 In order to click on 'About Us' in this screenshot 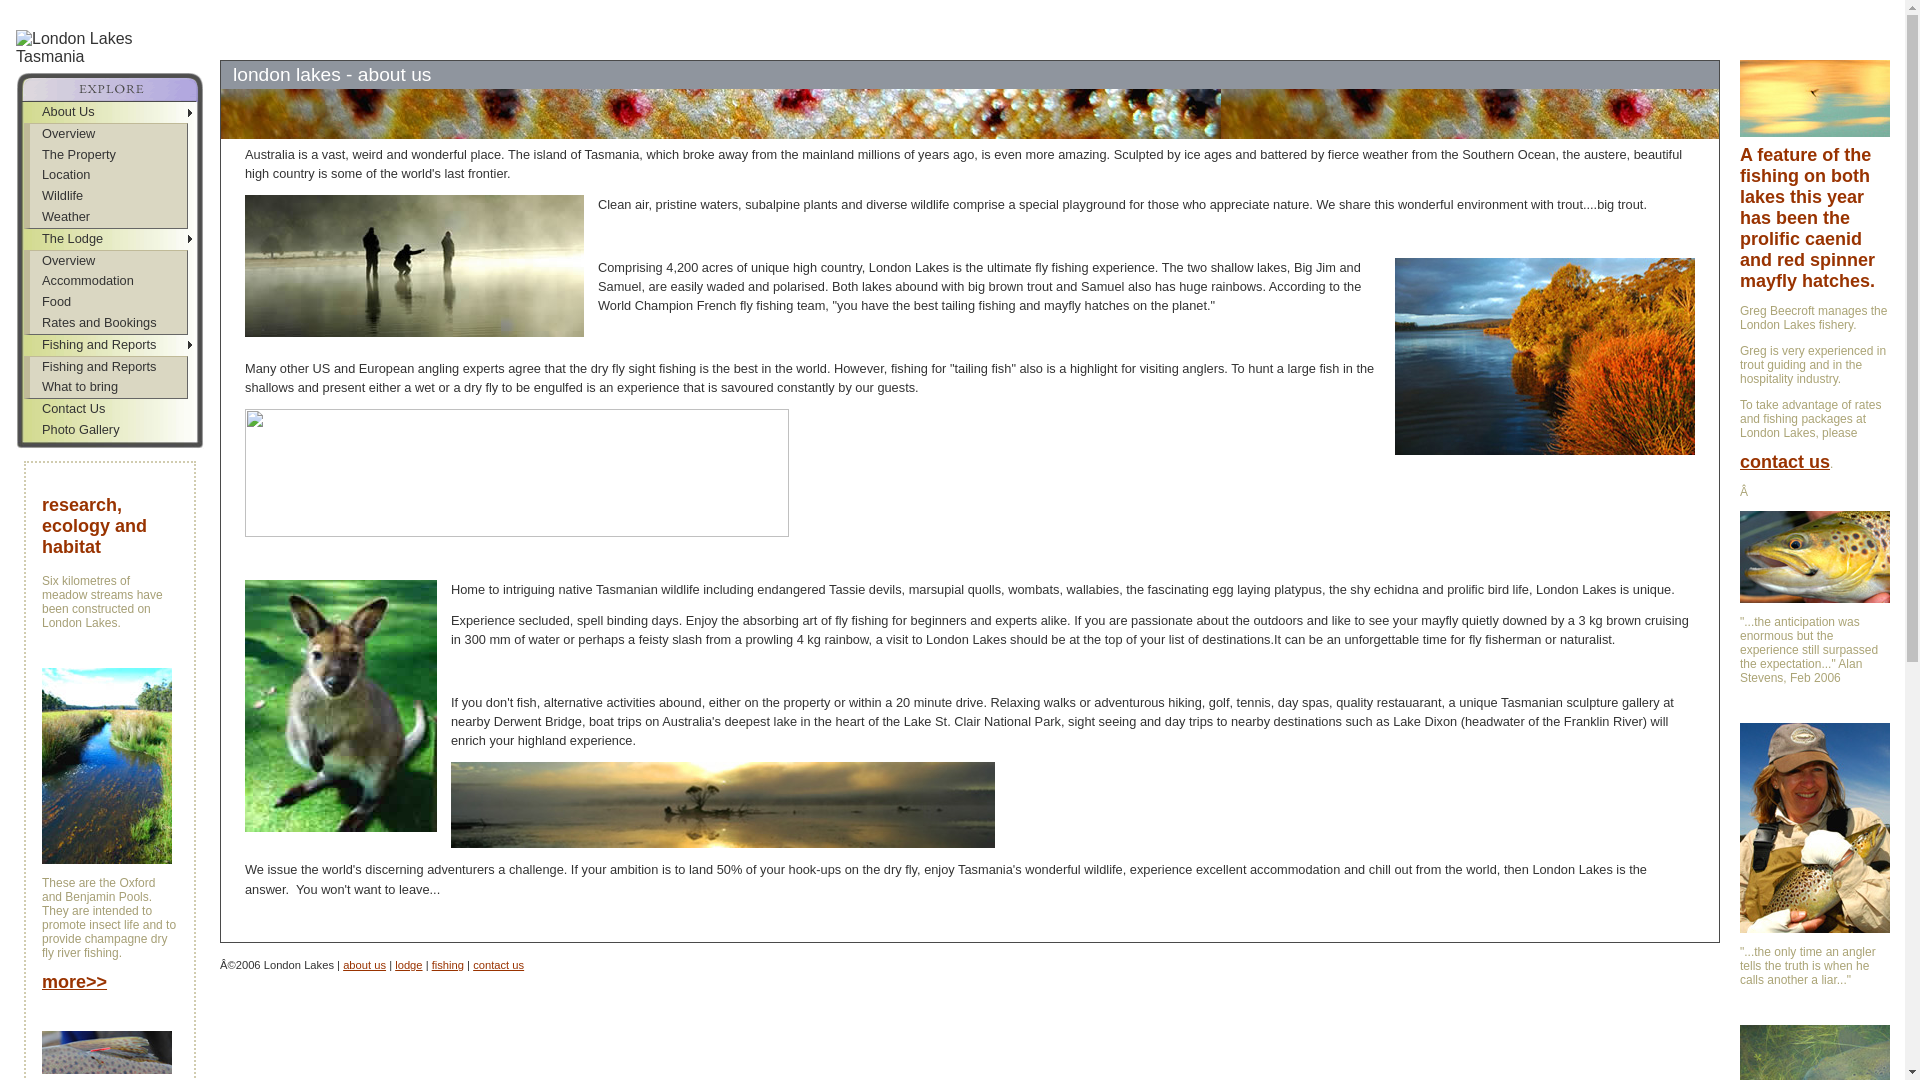, I will do `click(24, 112)`.